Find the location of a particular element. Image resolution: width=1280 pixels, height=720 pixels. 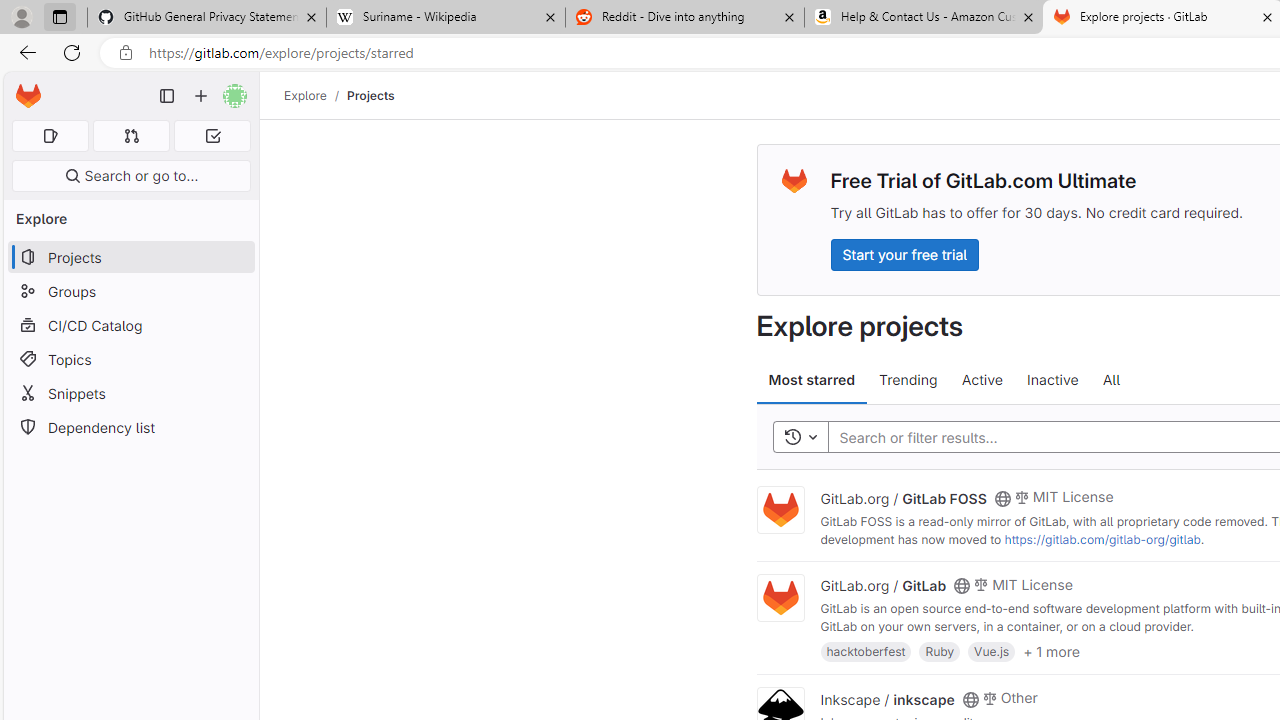

'Inactive' is located at coordinates (1051, 380).